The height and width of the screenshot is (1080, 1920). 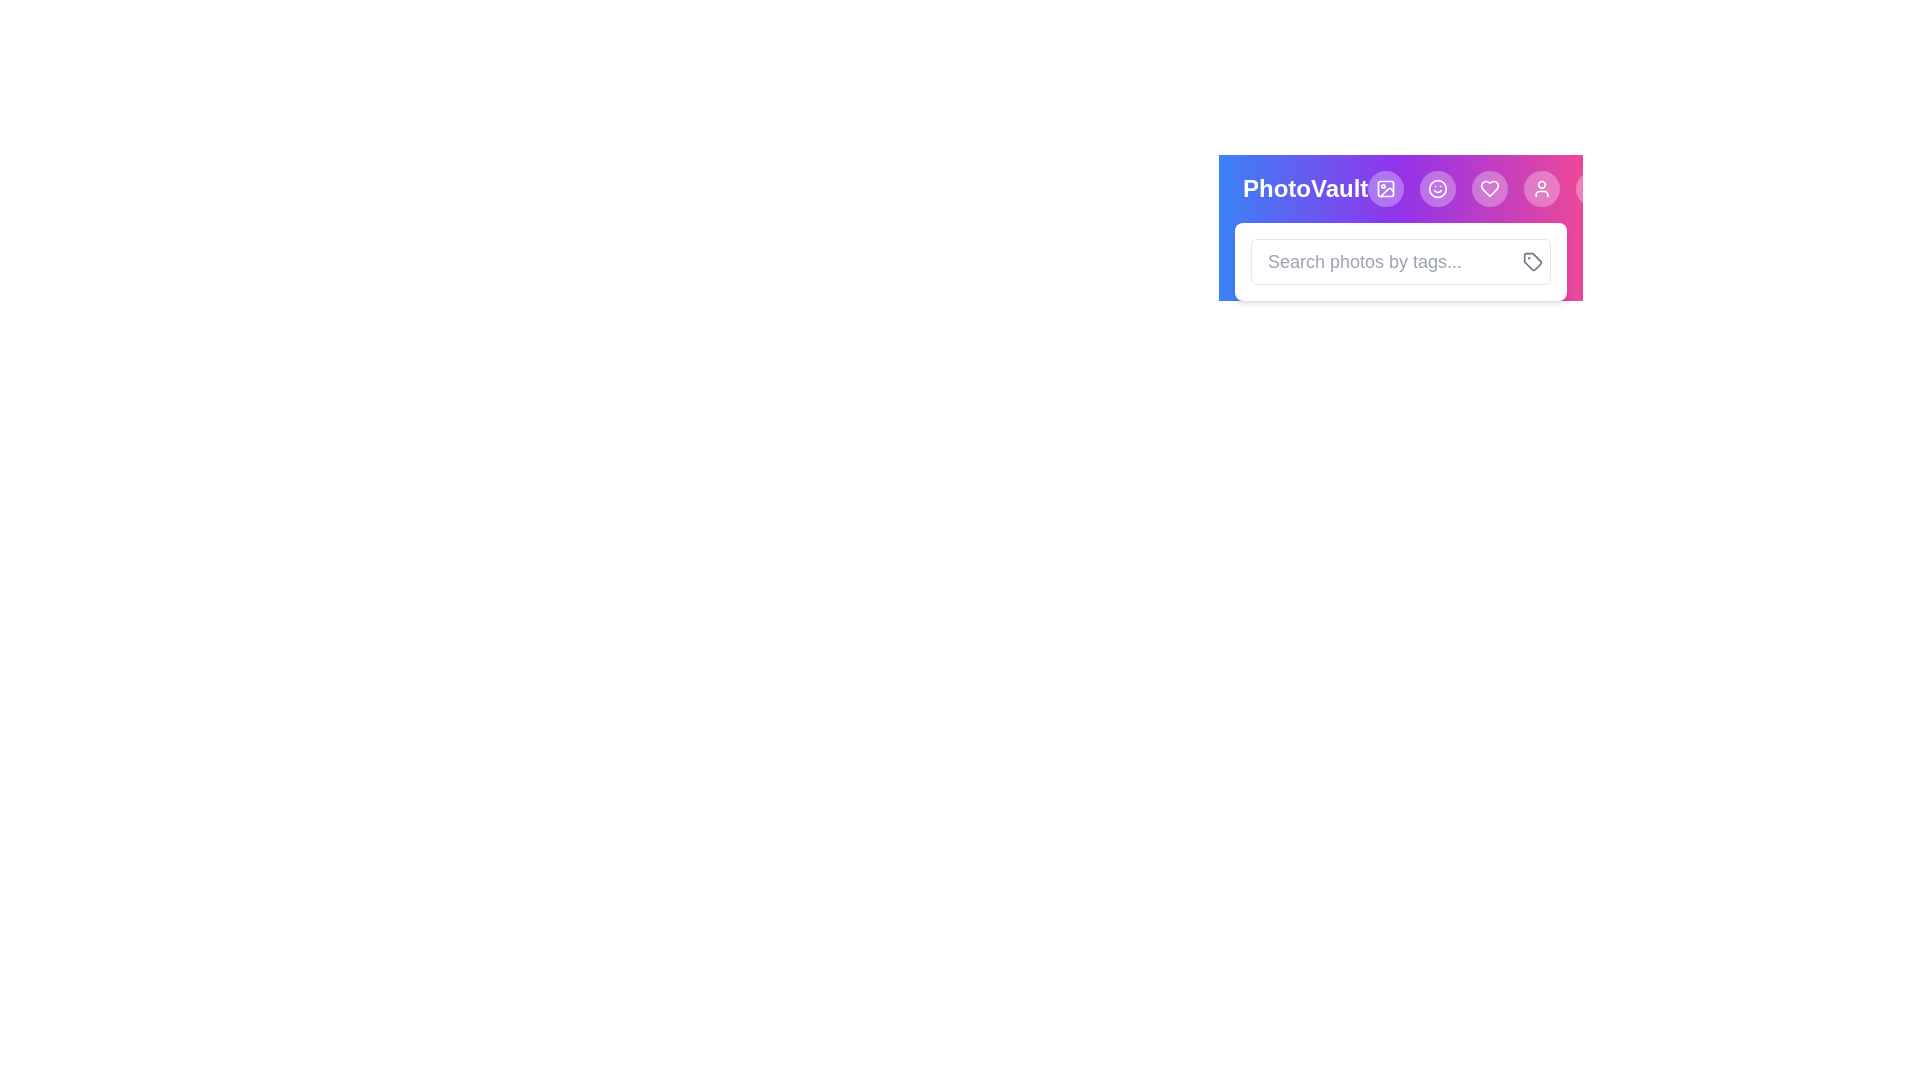 I want to click on the Heart button to navigate to the corresponding feature, so click(x=1490, y=189).